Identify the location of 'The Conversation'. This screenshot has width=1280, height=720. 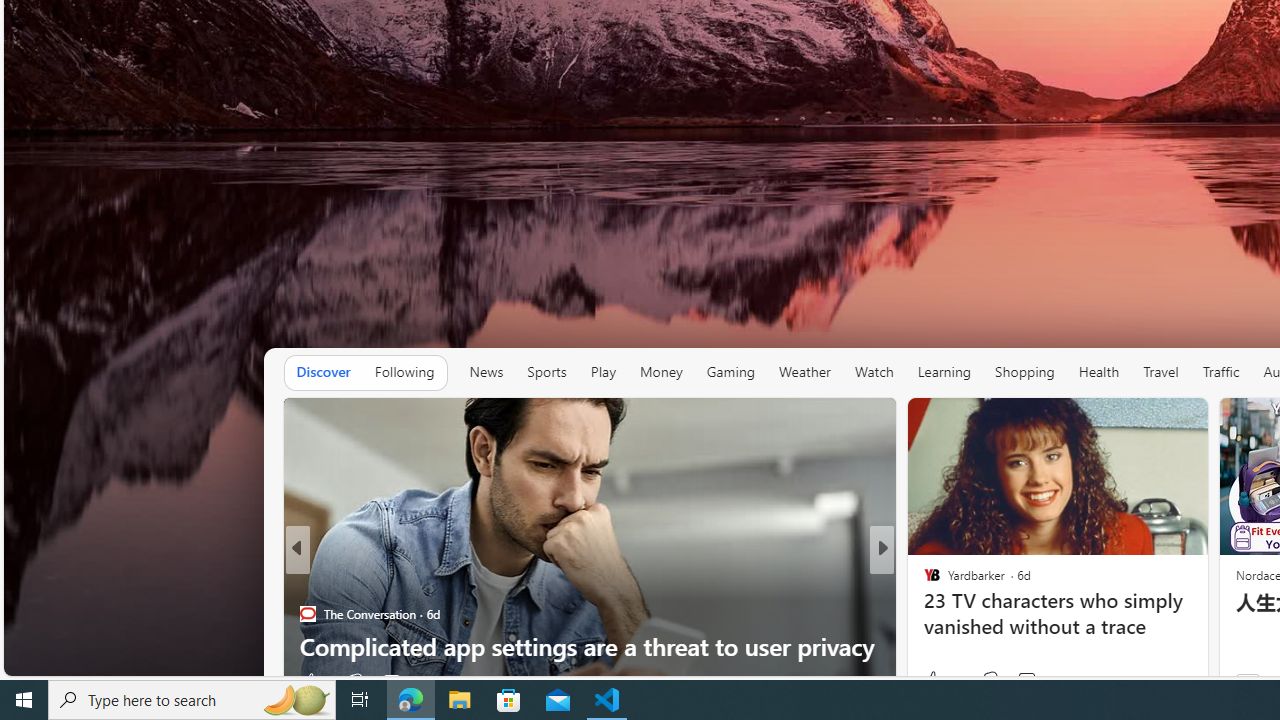
(306, 613).